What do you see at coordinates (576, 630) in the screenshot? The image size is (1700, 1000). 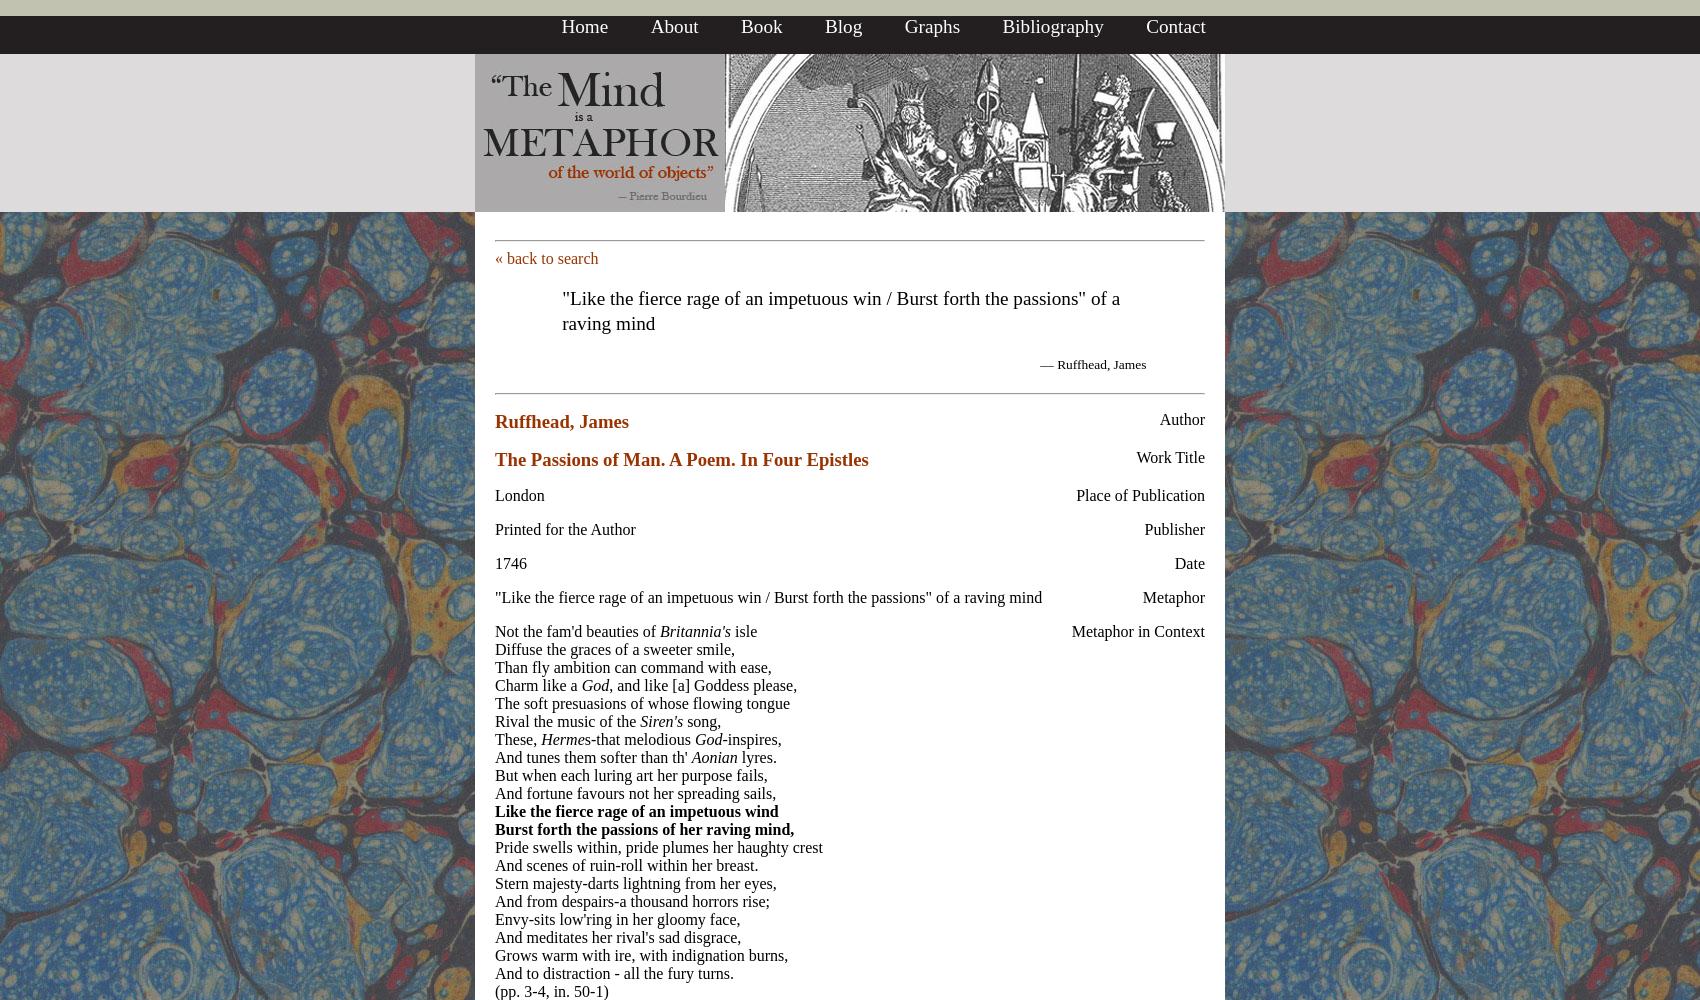 I see `'Not the fam'd beauties of'` at bounding box center [576, 630].